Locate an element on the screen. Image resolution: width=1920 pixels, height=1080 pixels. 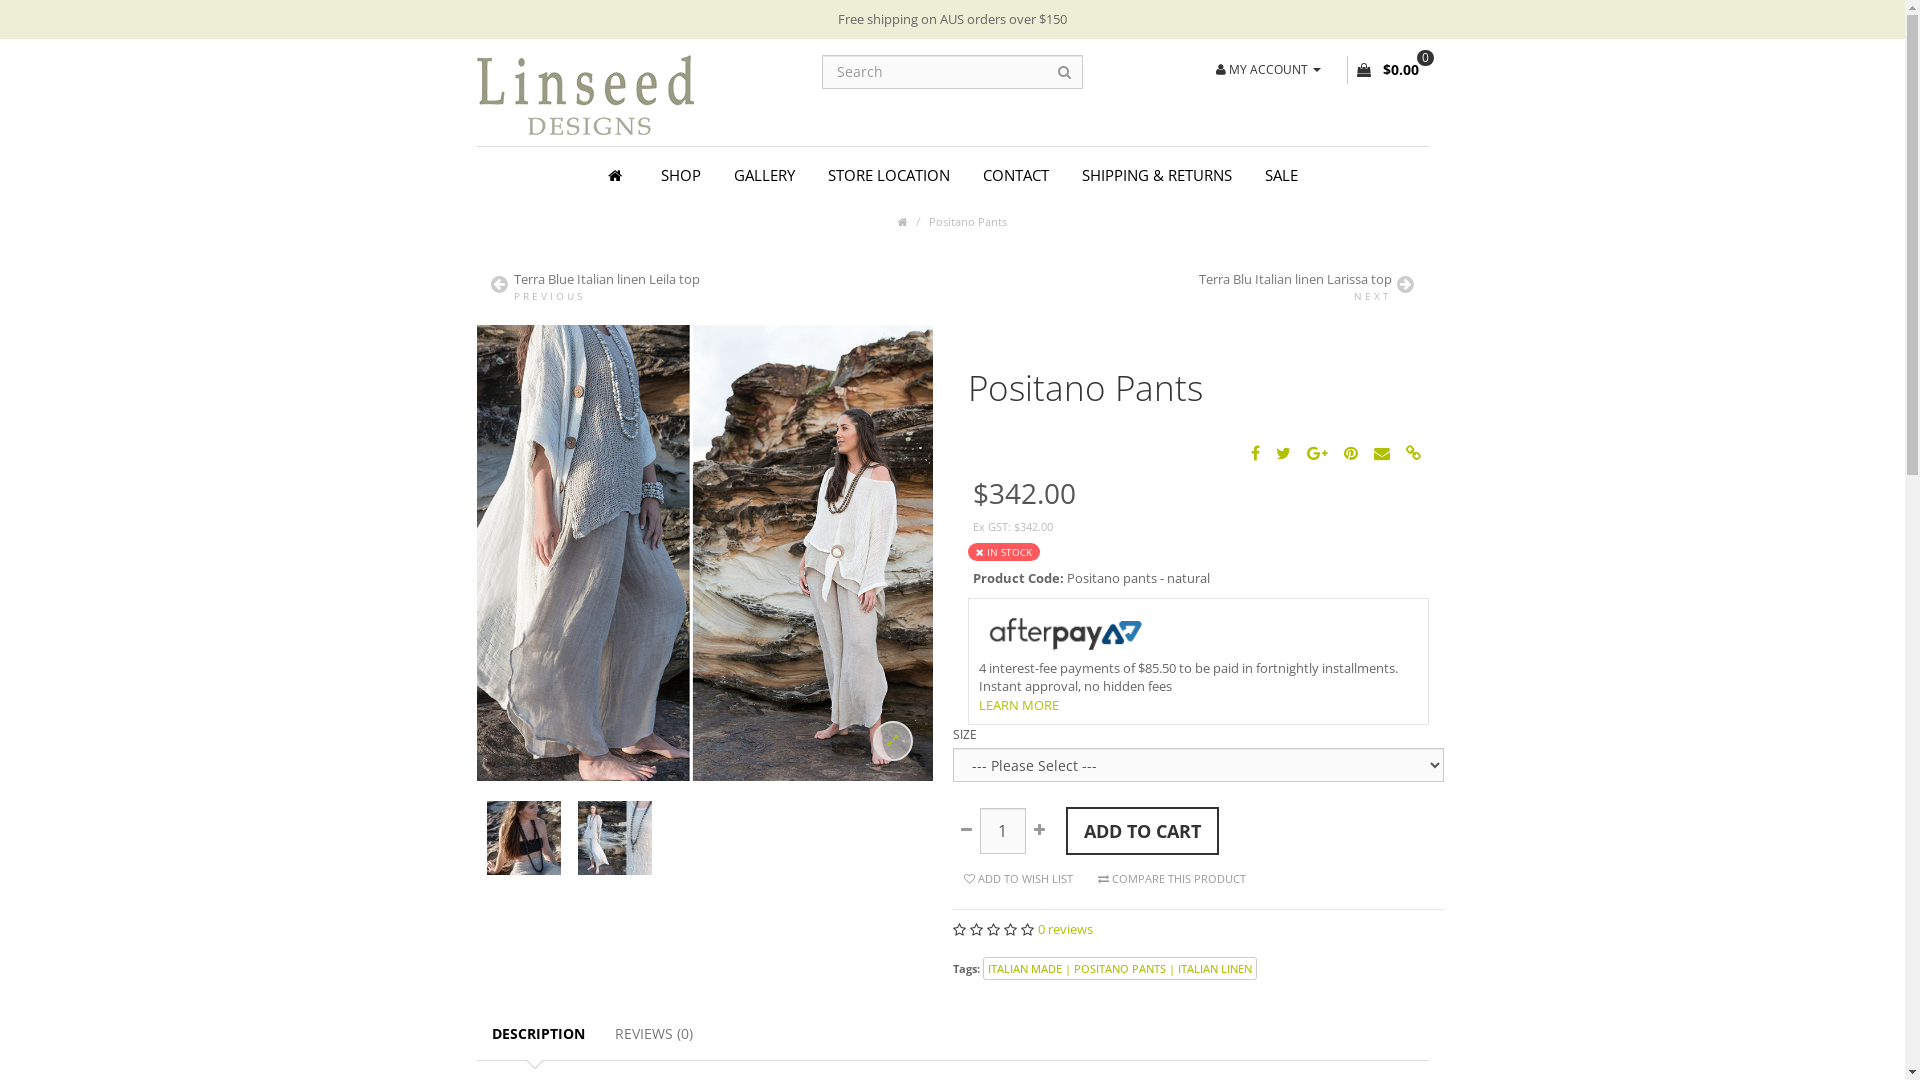
'SHIPPING & RETURNS' is located at coordinates (1156, 173).